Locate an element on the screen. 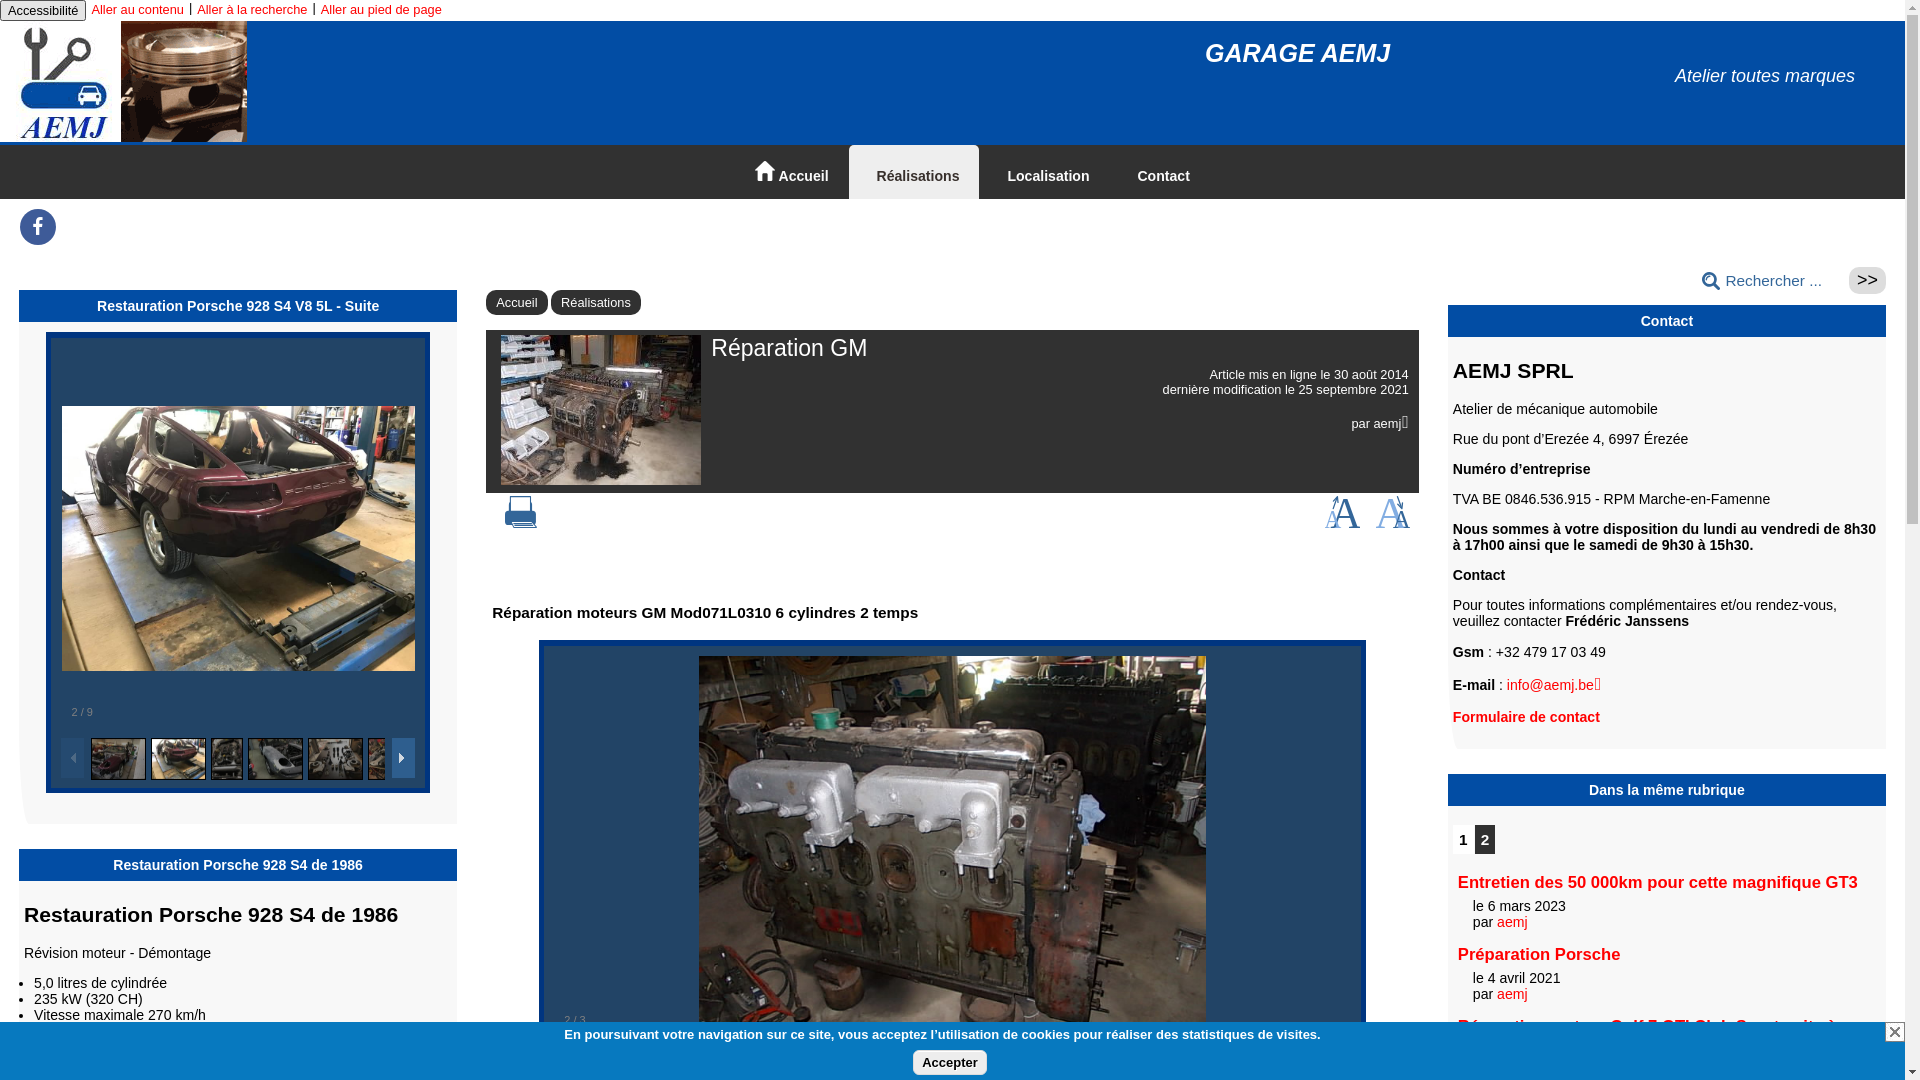 This screenshot has width=1920, height=1080. 'Formulaire de contact' is located at coordinates (1525, 716).